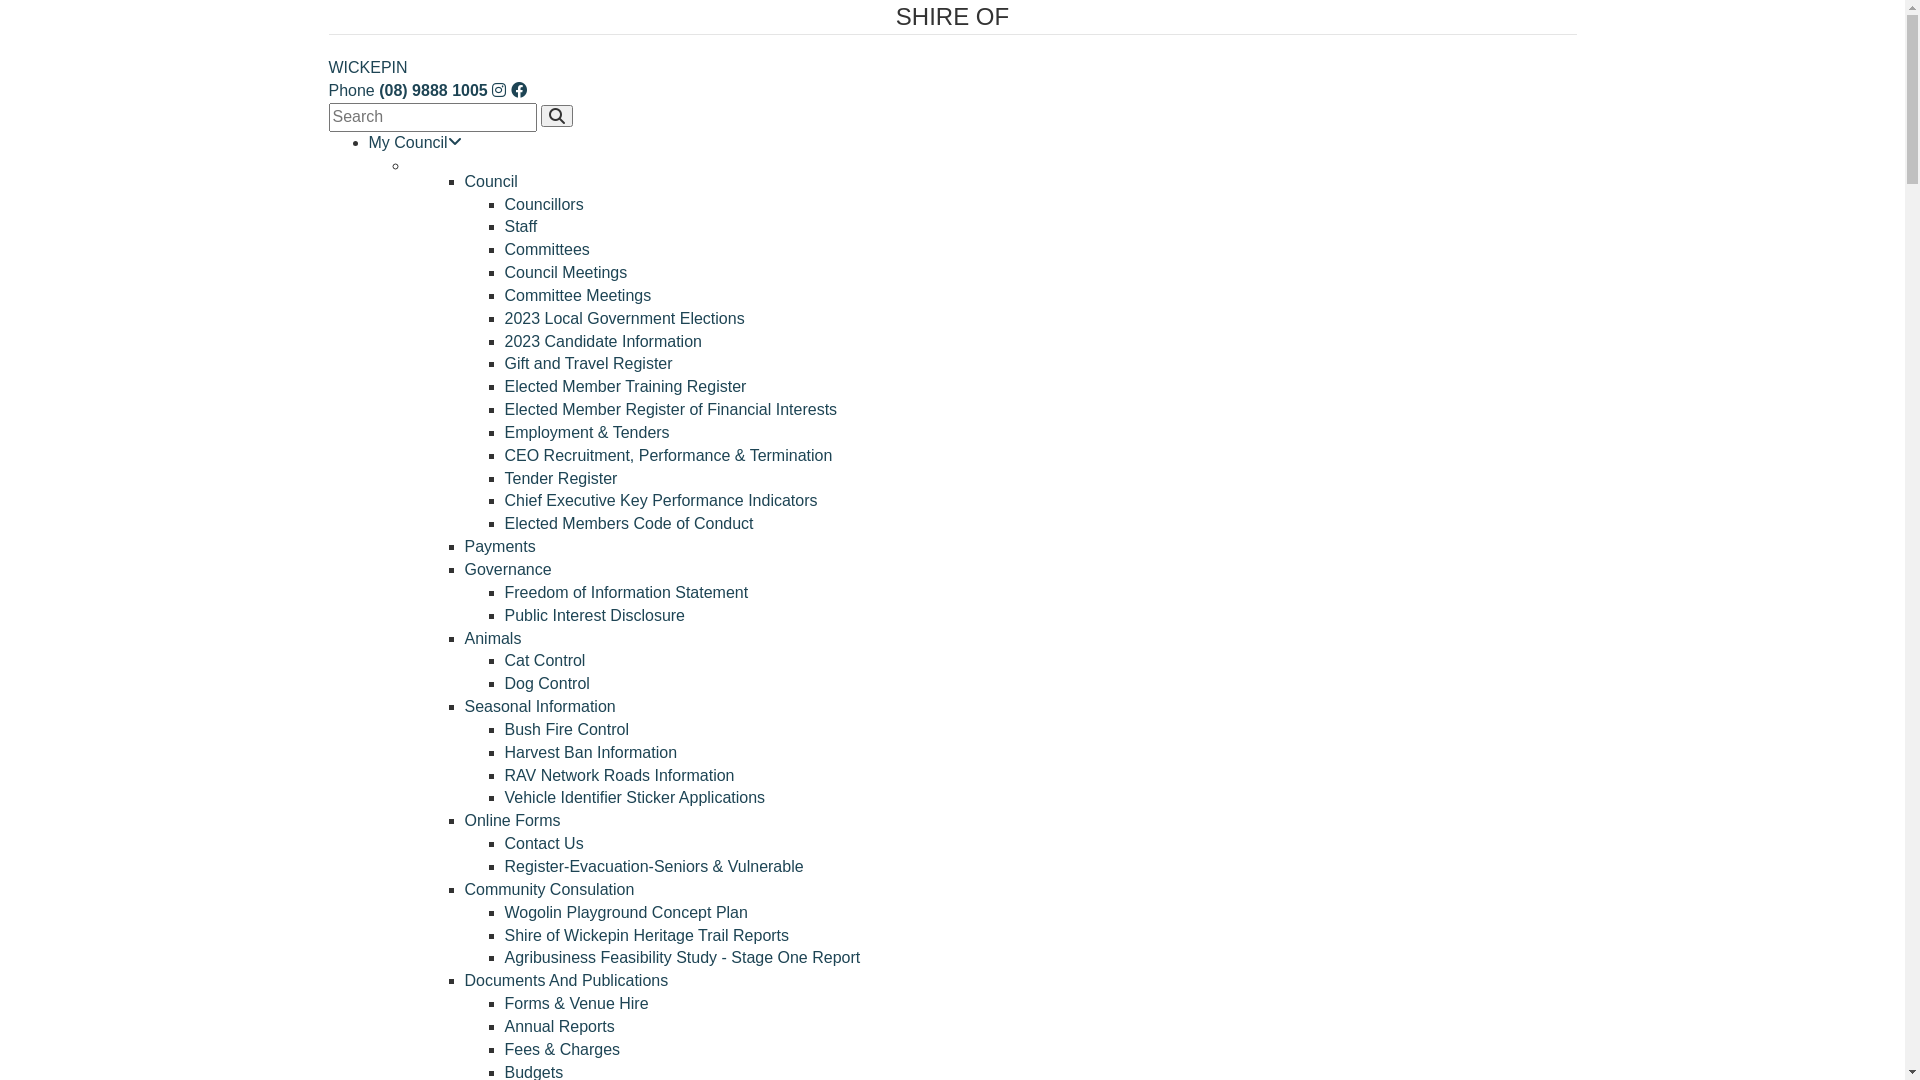 The image size is (1920, 1080). Describe the element at coordinates (539, 705) in the screenshot. I see `'Seasonal Information'` at that location.